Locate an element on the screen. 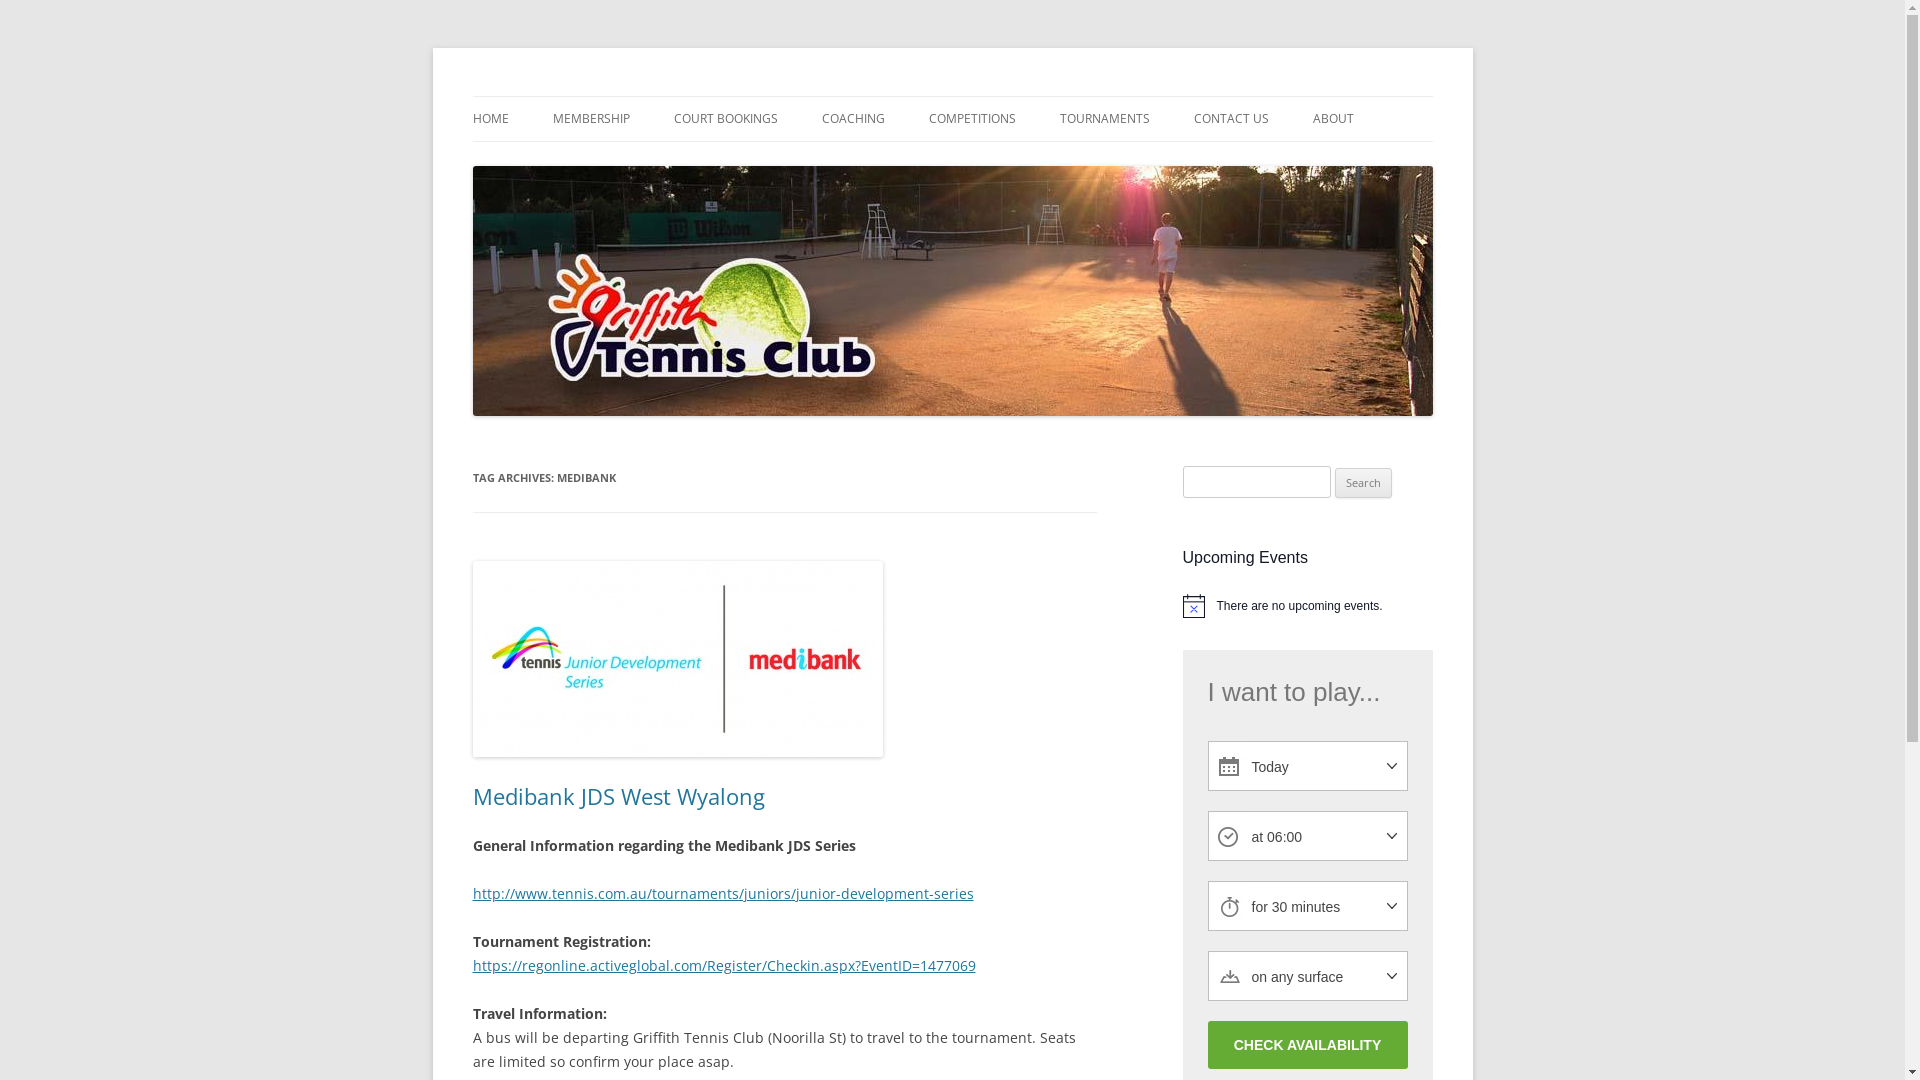 The image size is (1920, 1080). 'MEMBERSHIP' is located at coordinates (589, 119).